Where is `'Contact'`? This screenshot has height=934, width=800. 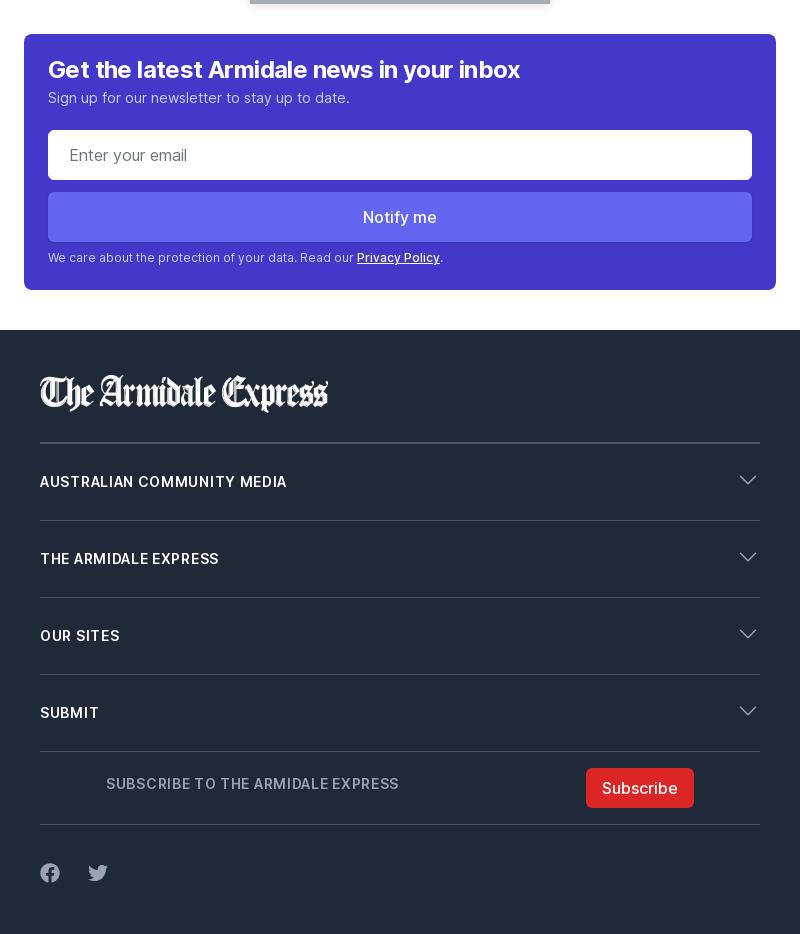 'Contact' is located at coordinates (65, 588).